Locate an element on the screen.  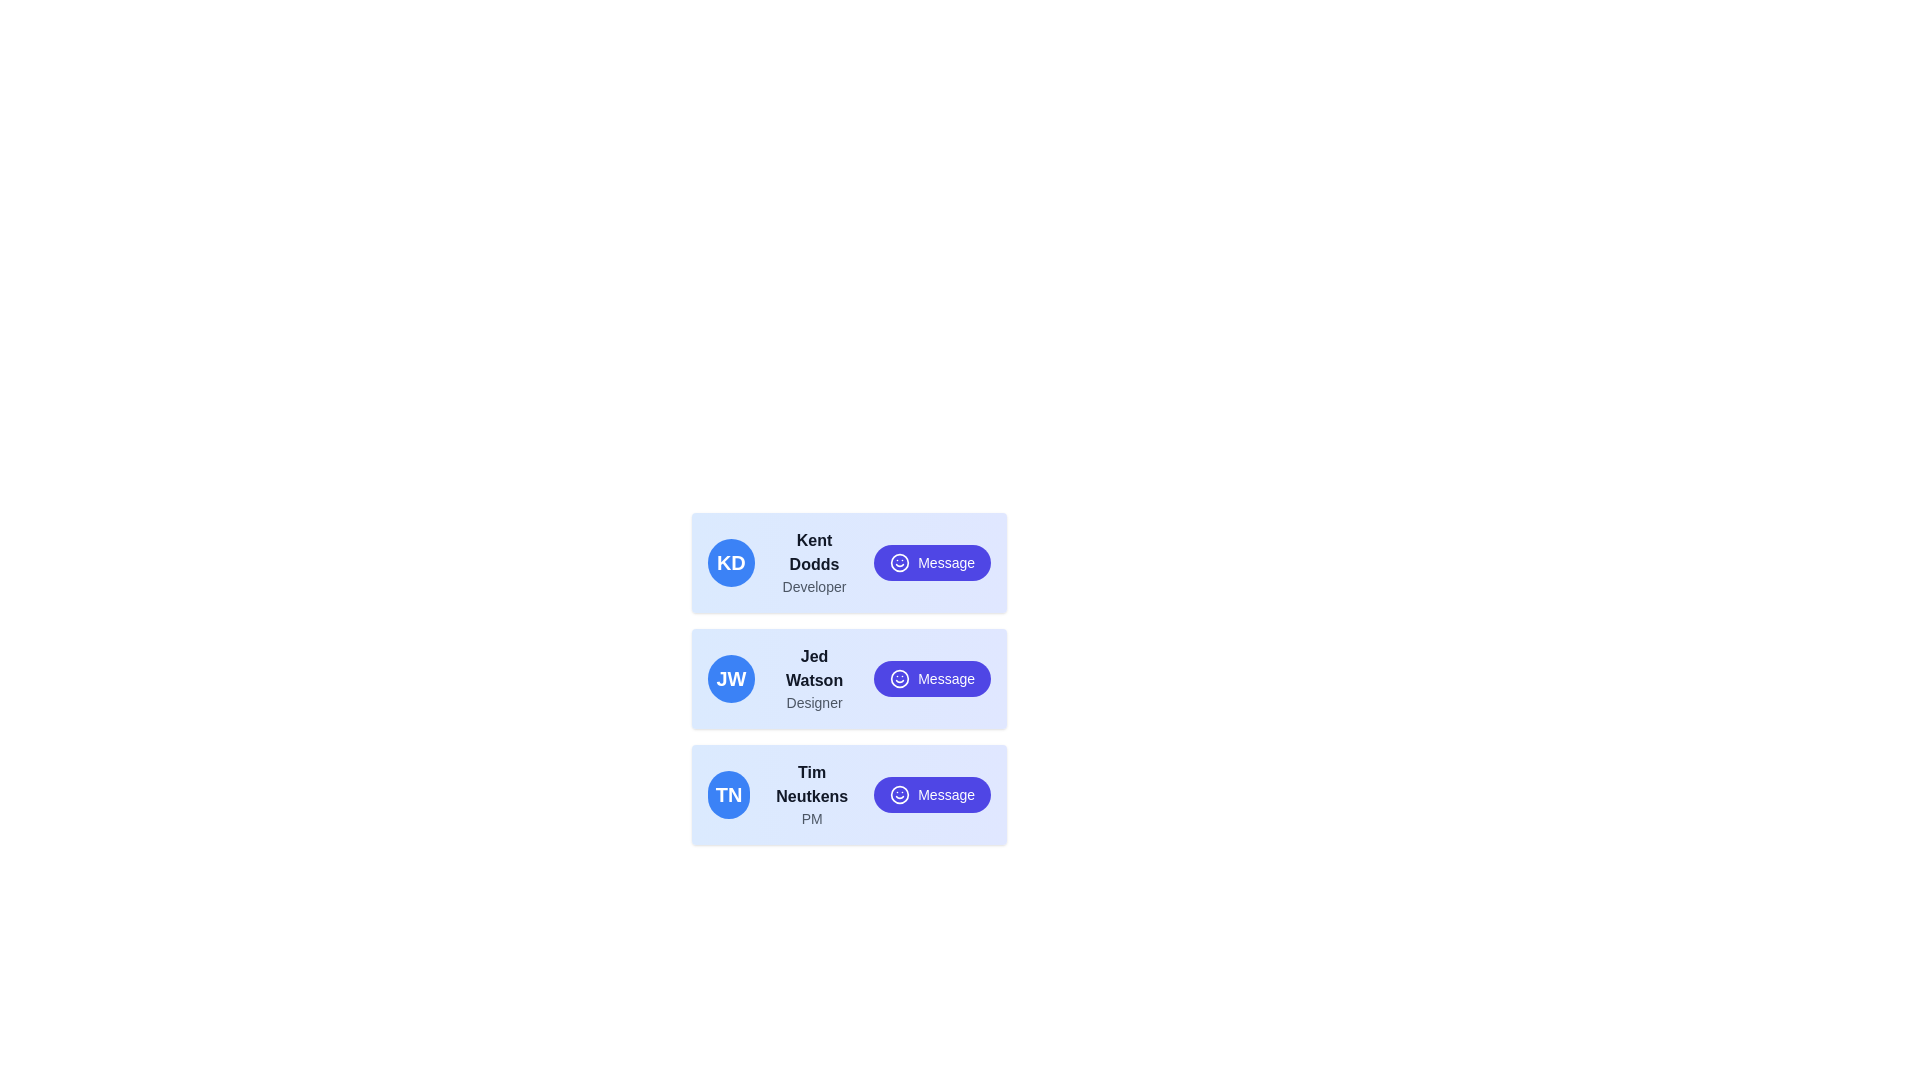
the static text label indicating the role 'PM', which is located below the bolded name 'Tim Neutkens' in the bottom-most card of a vertical stack is located at coordinates (812, 818).